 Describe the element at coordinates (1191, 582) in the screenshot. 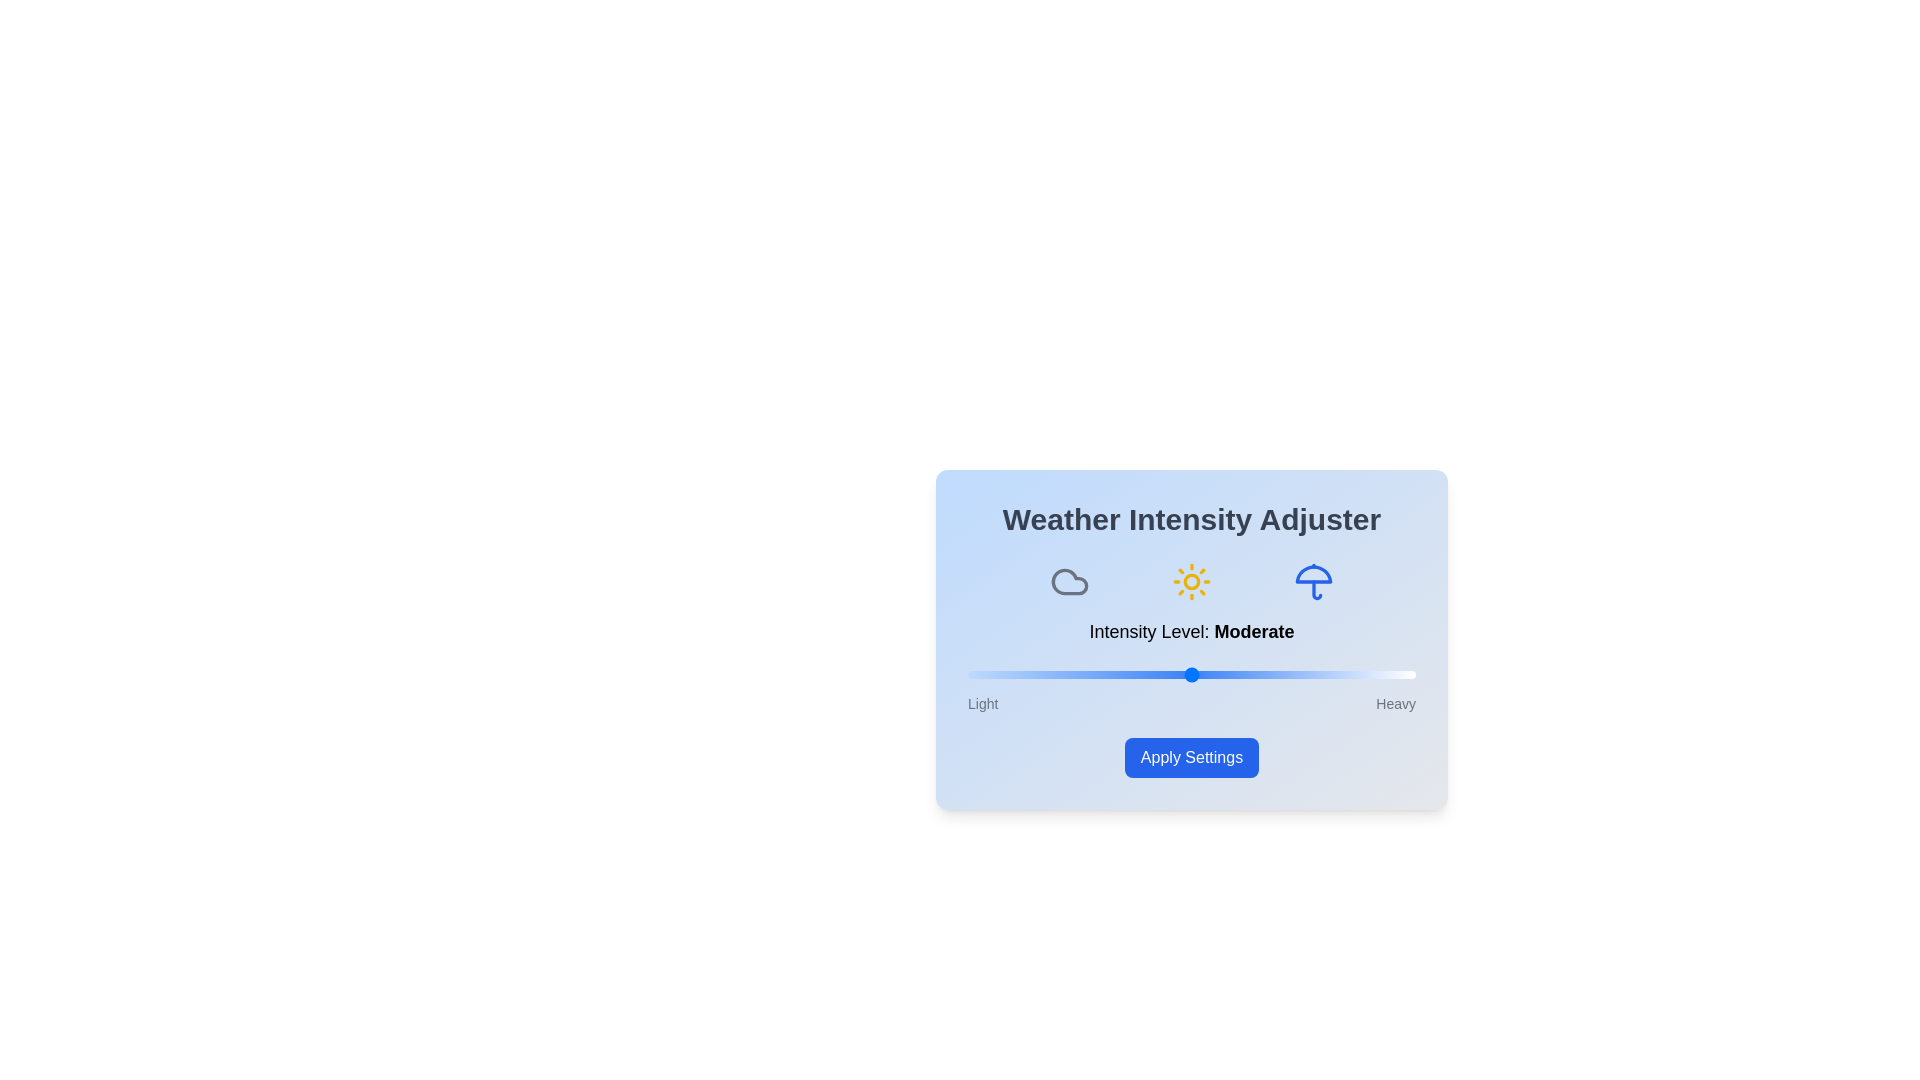

I see `the sun icon` at that location.